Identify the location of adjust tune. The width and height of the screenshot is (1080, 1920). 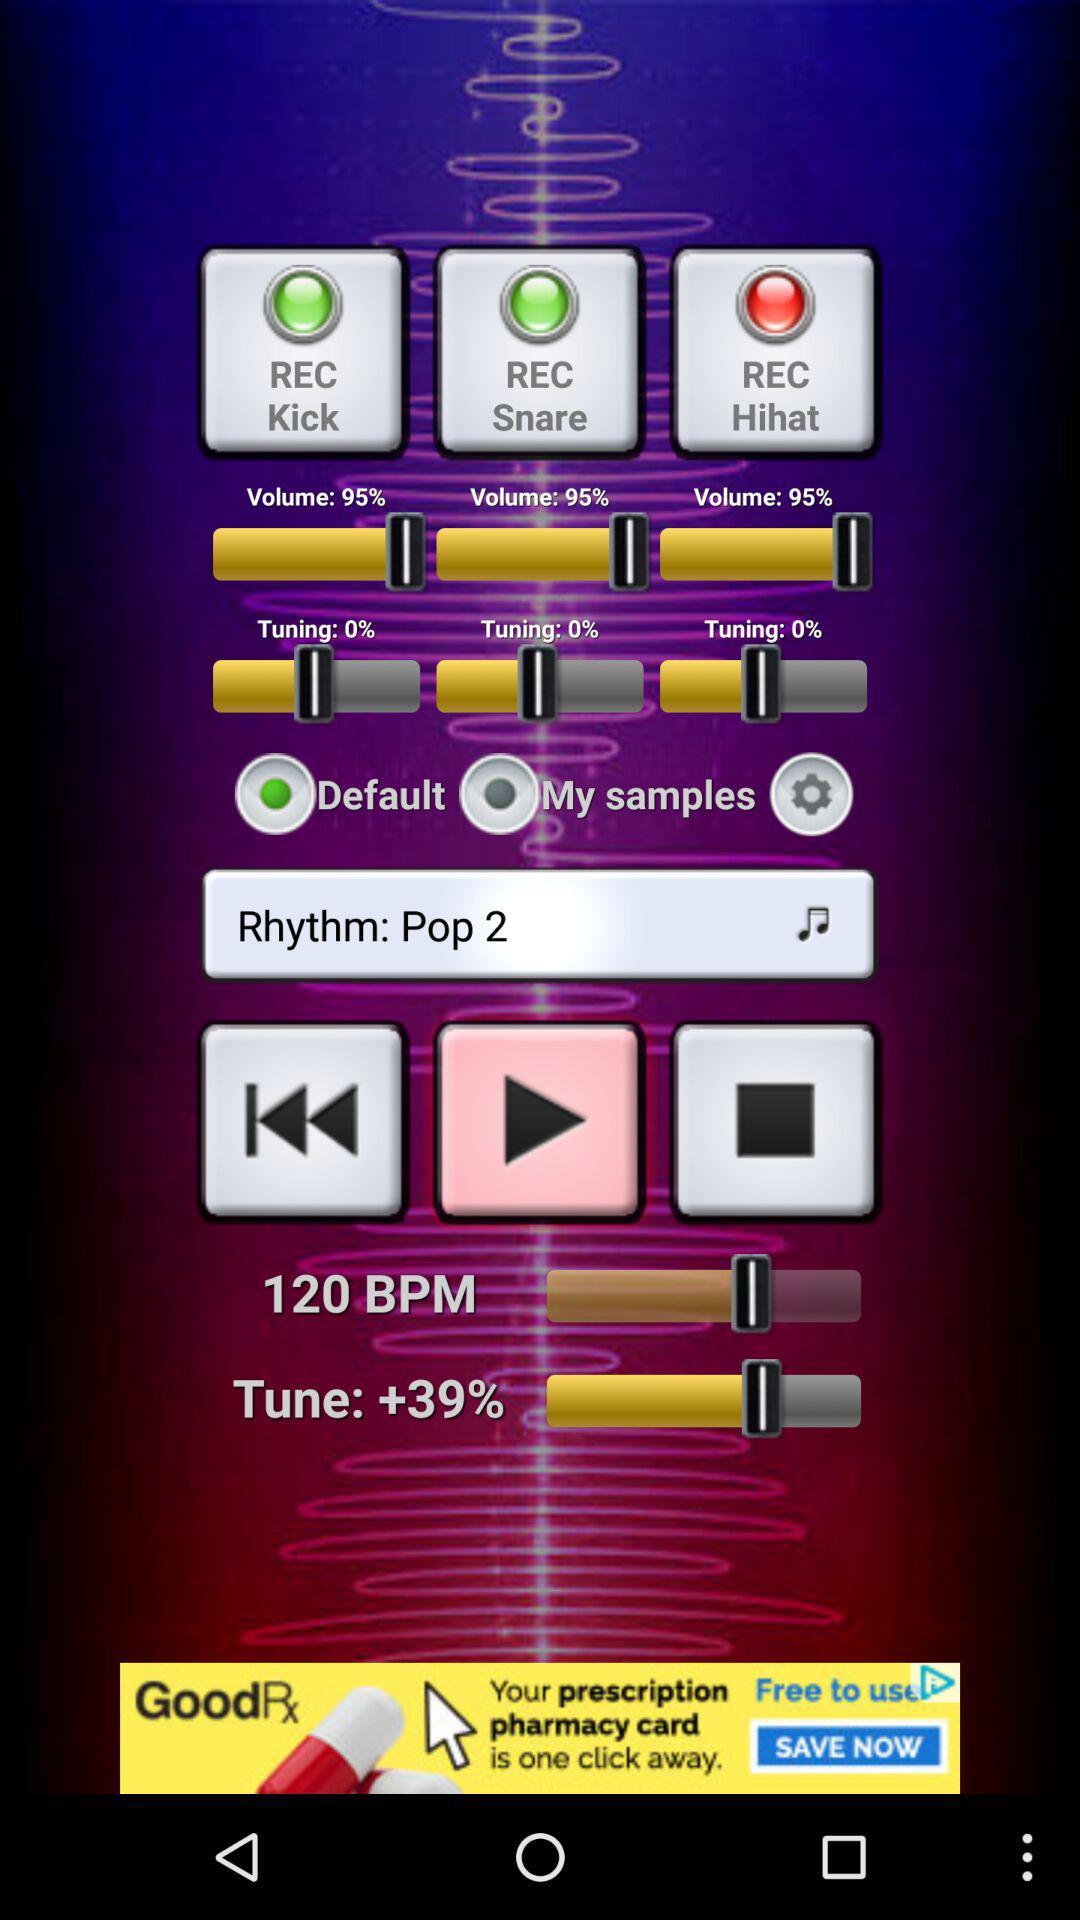
(702, 1400).